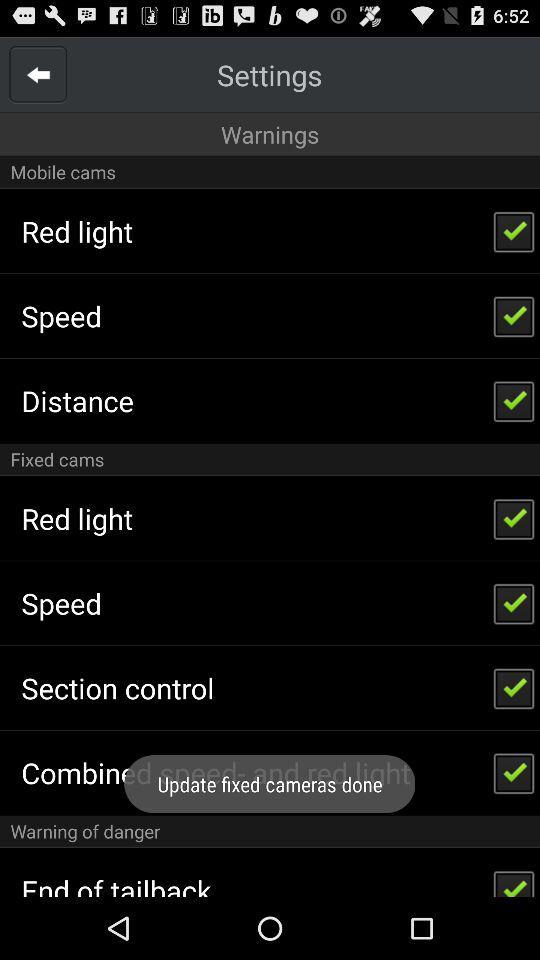  I want to click on the seventh check box button in the page, so click(514, 771).